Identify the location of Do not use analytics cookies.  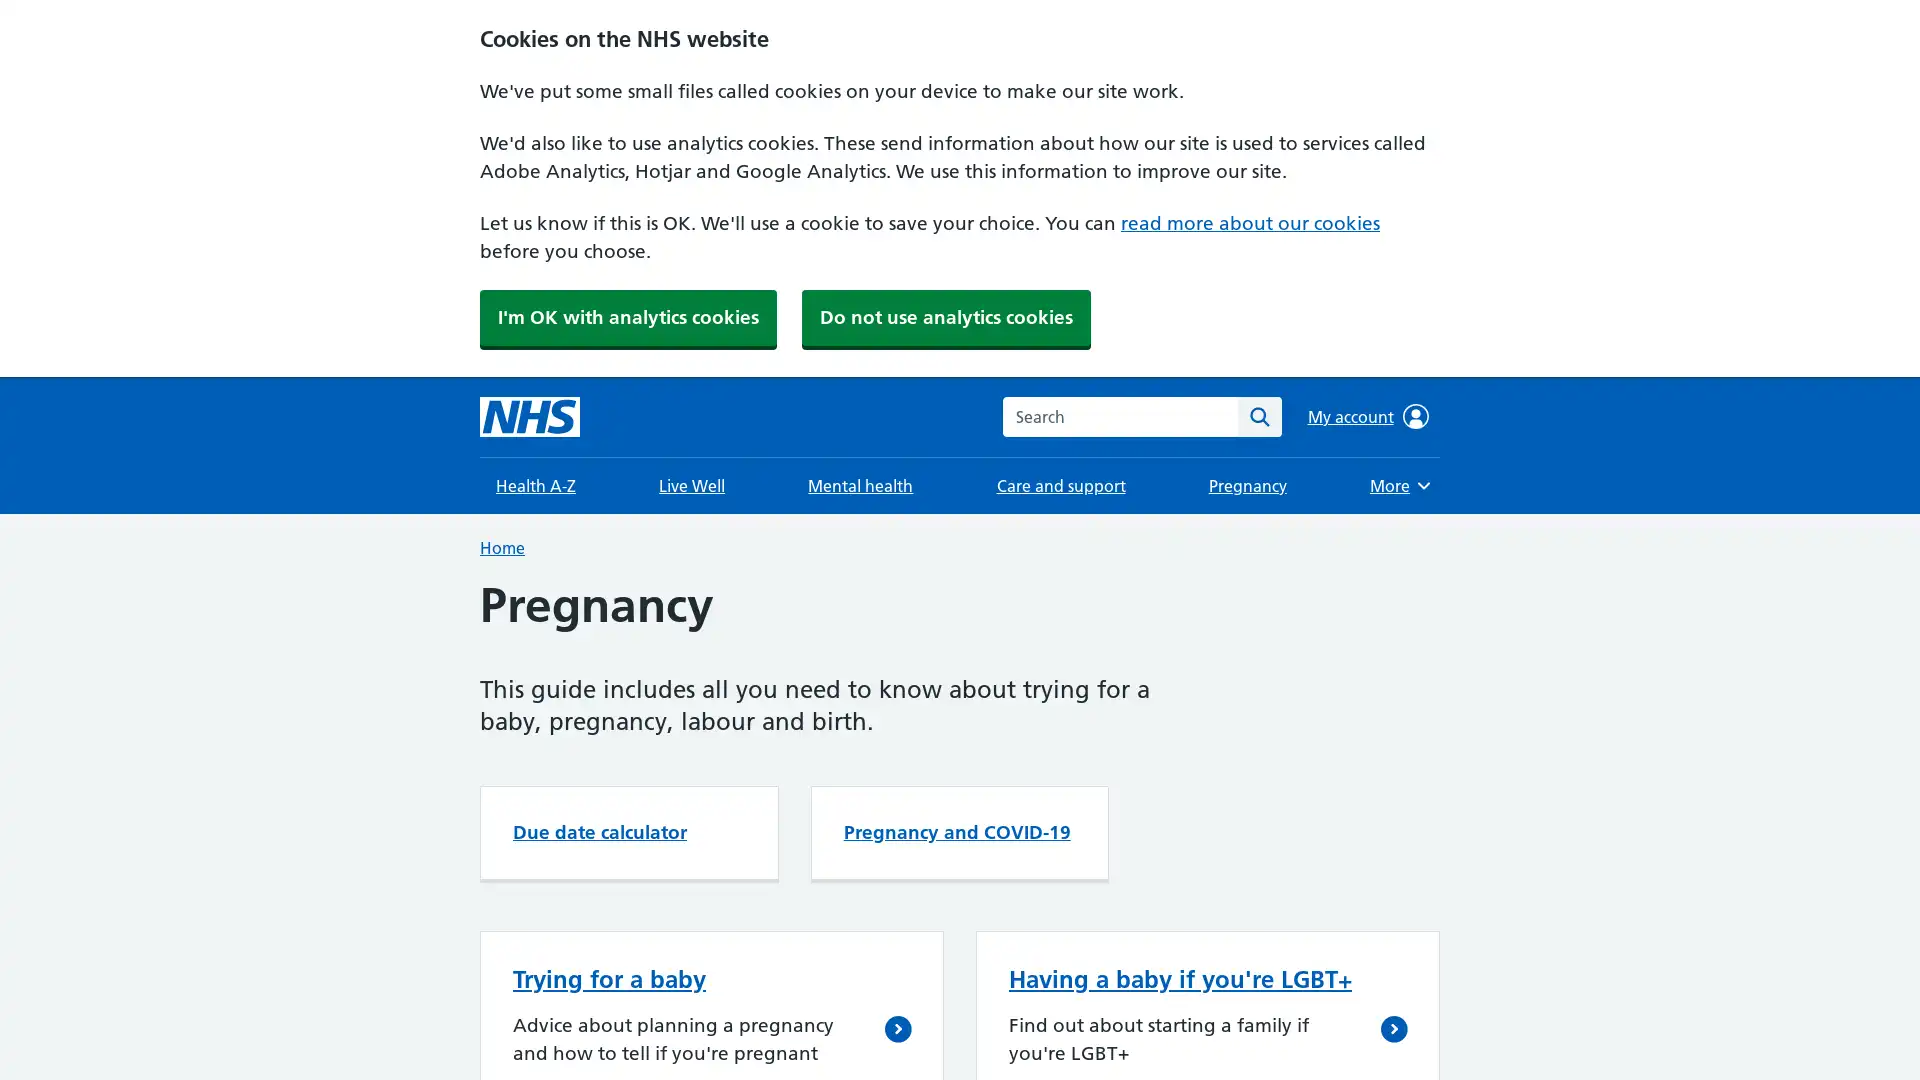
(945, 316).